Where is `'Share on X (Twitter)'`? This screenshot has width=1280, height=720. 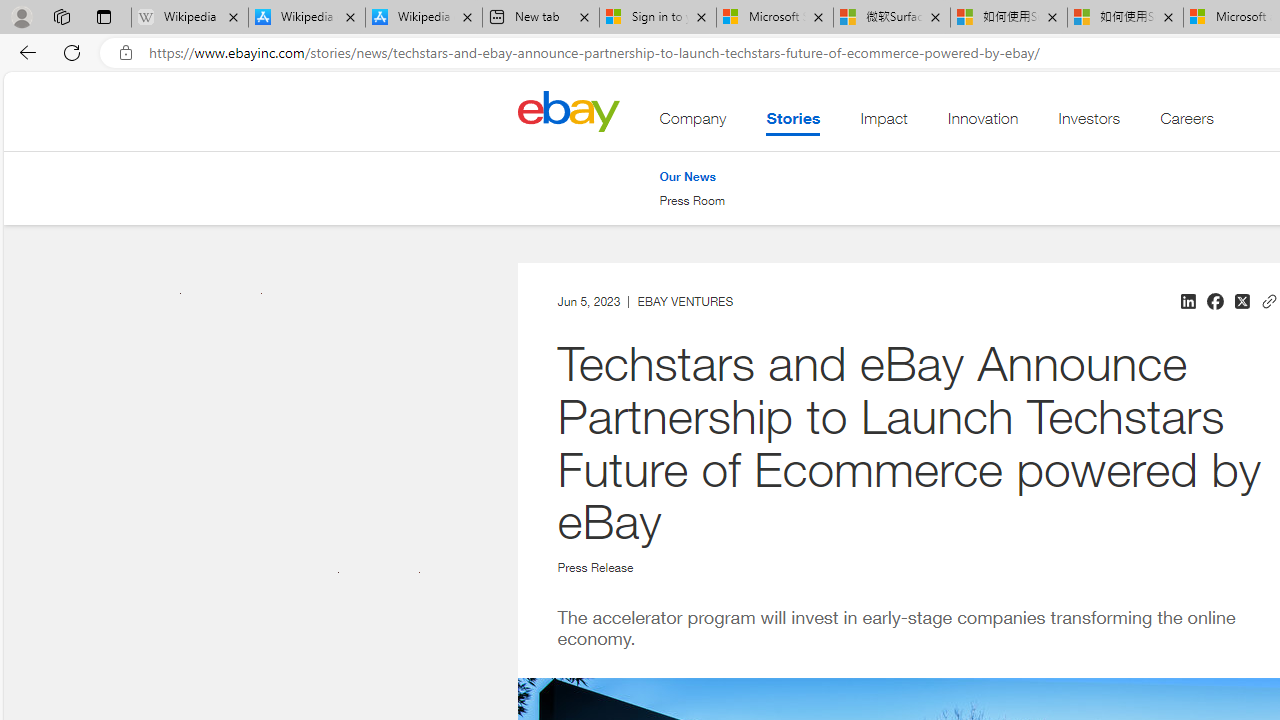
'Share on X (Twitter)' is located at coordinates (1240, 301).